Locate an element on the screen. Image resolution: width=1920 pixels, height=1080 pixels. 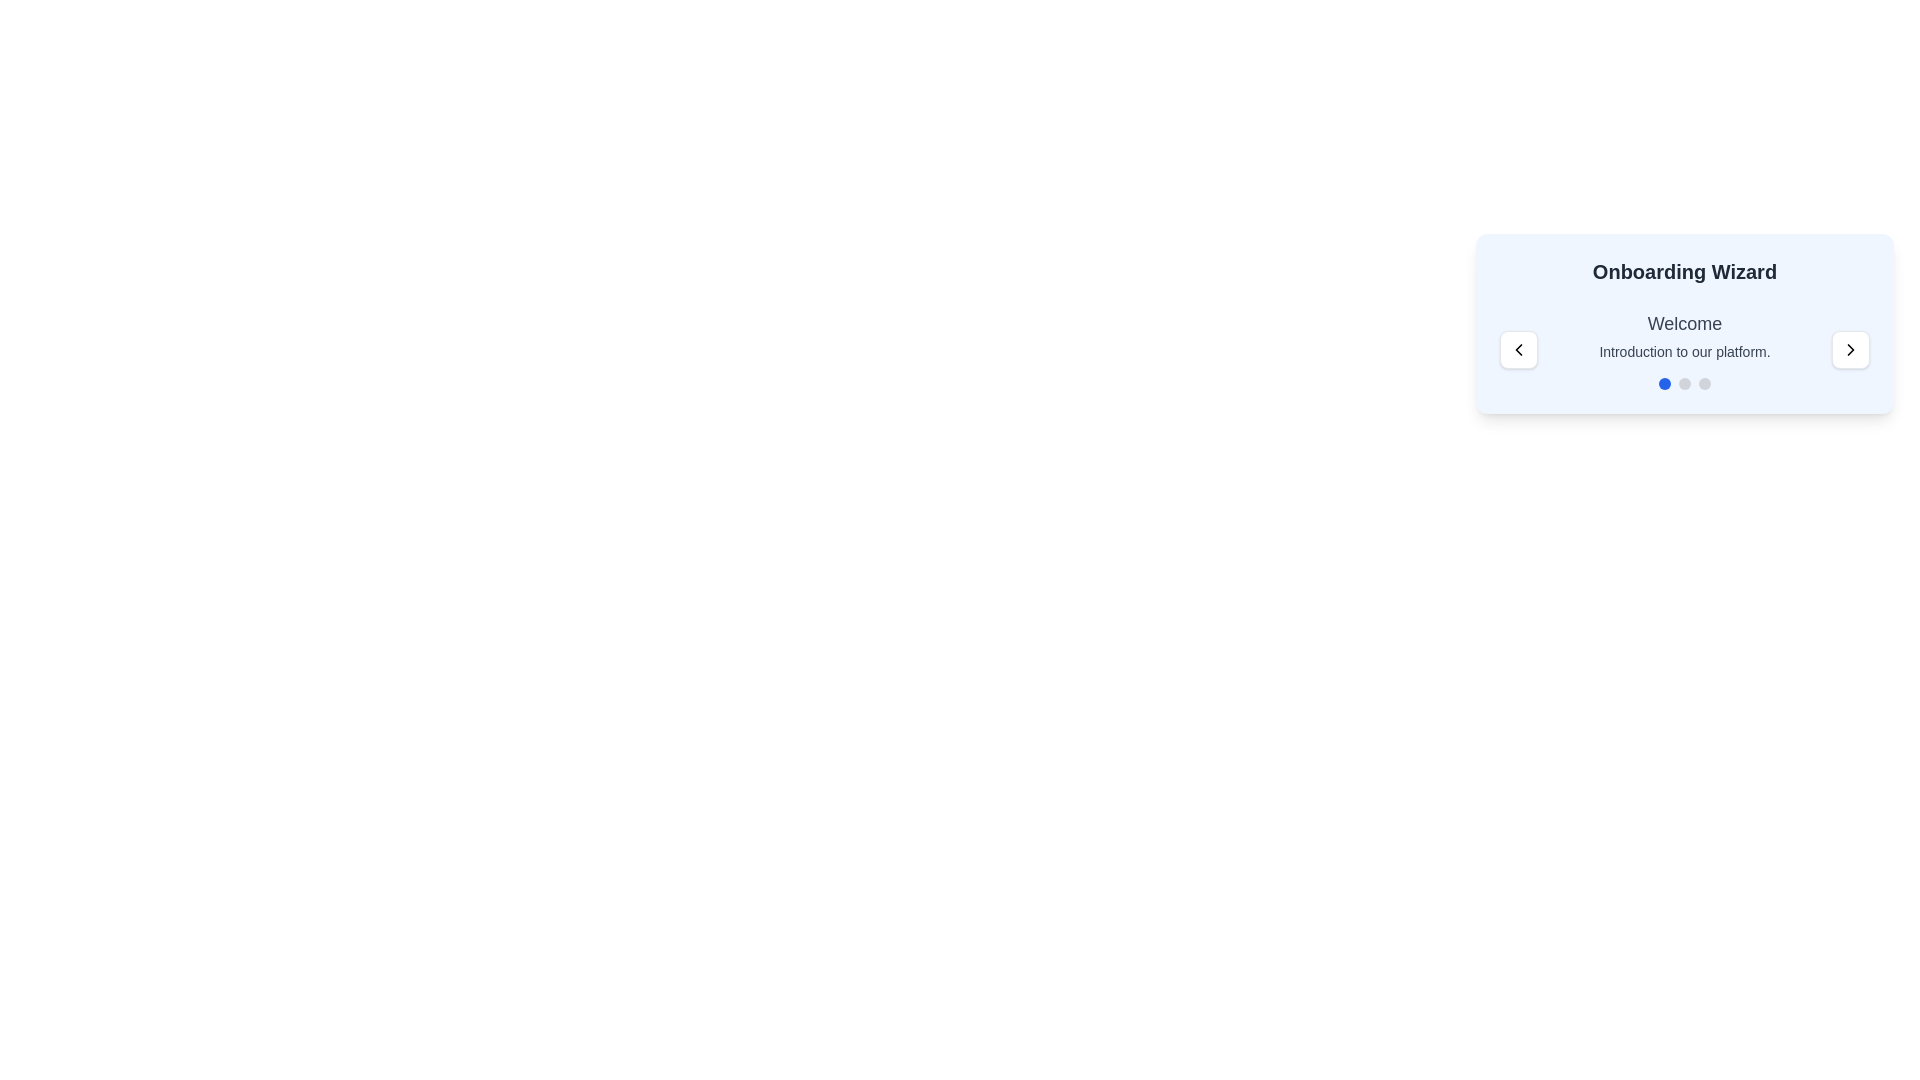
the left chevron arrow icon located in the upper-left section of the Onboarding Wizard panel is located at coordinates (1518, 349).